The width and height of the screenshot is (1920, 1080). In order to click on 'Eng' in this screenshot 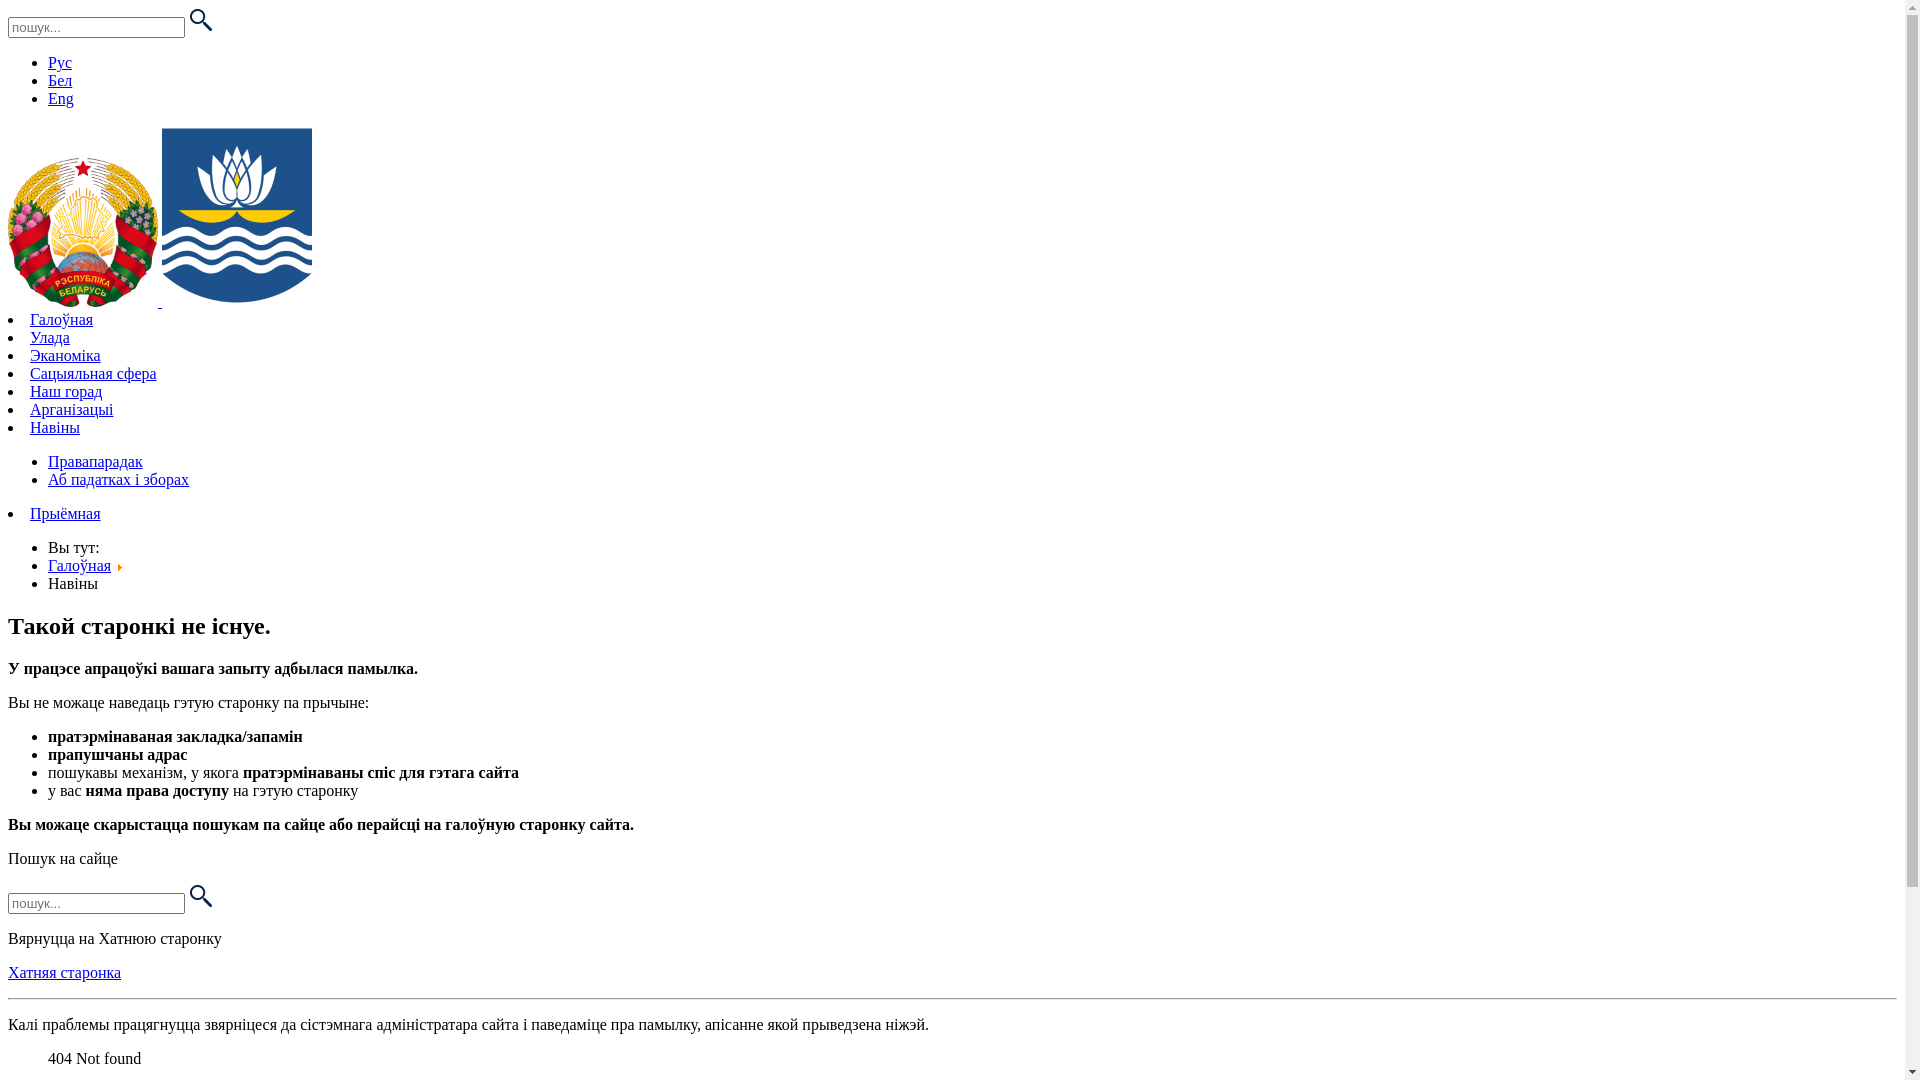, I will do `click(48, 98)`.